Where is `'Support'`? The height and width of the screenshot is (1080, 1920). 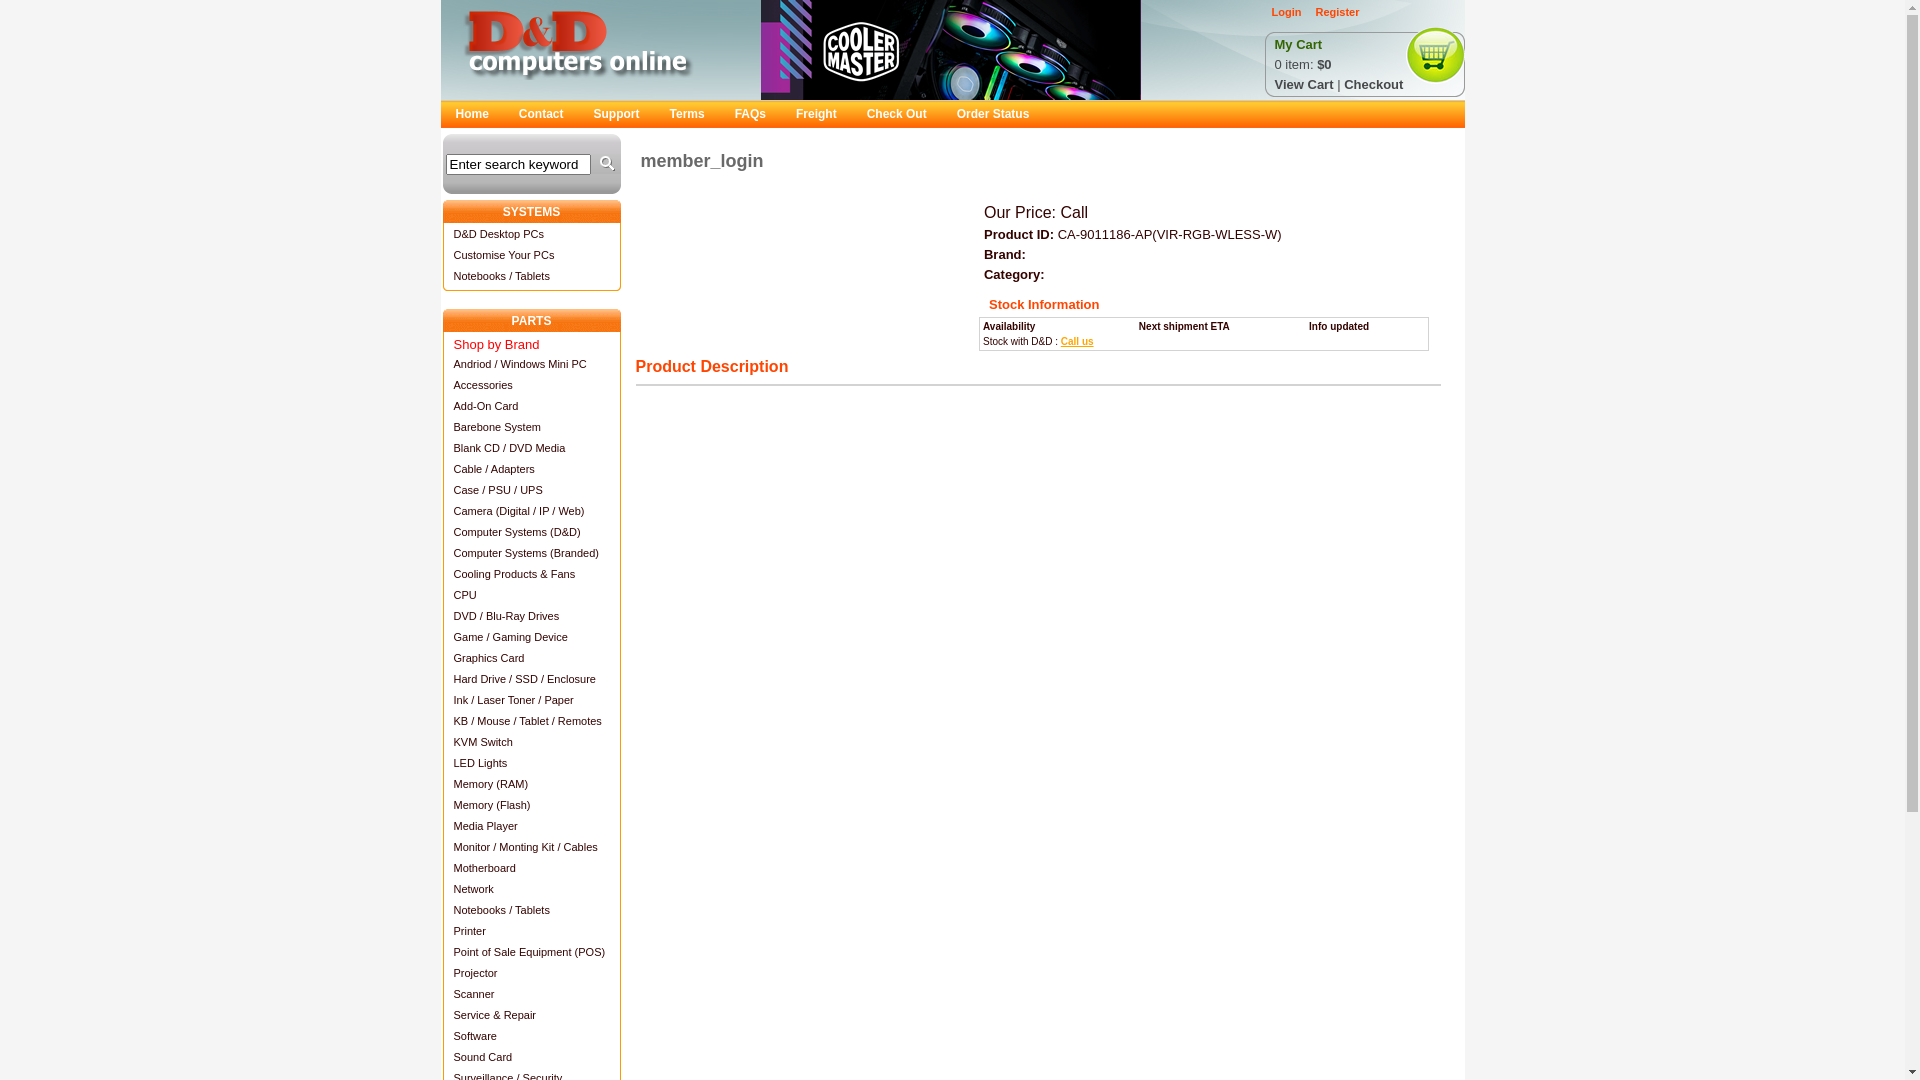 'Support' is located at coordinates (616, 114).